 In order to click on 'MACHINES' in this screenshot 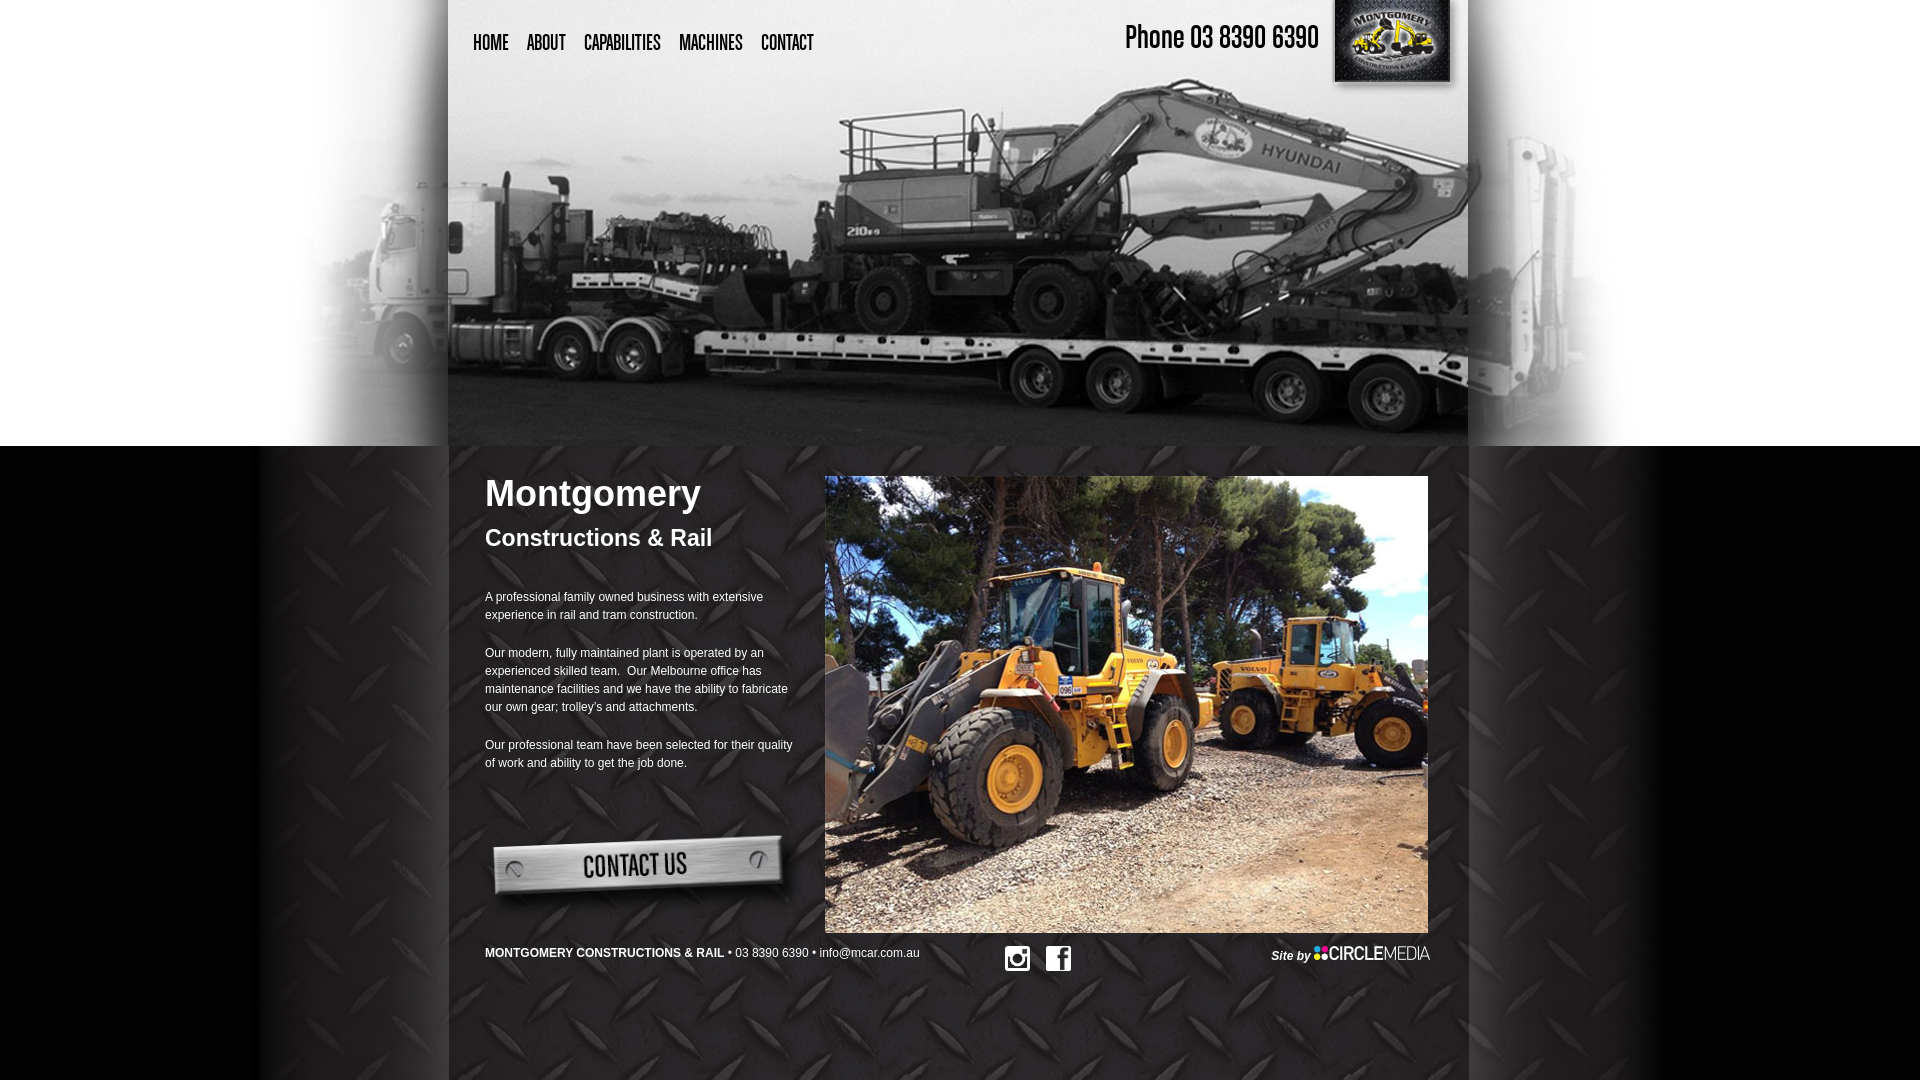, I will do `click(710, 43)`.